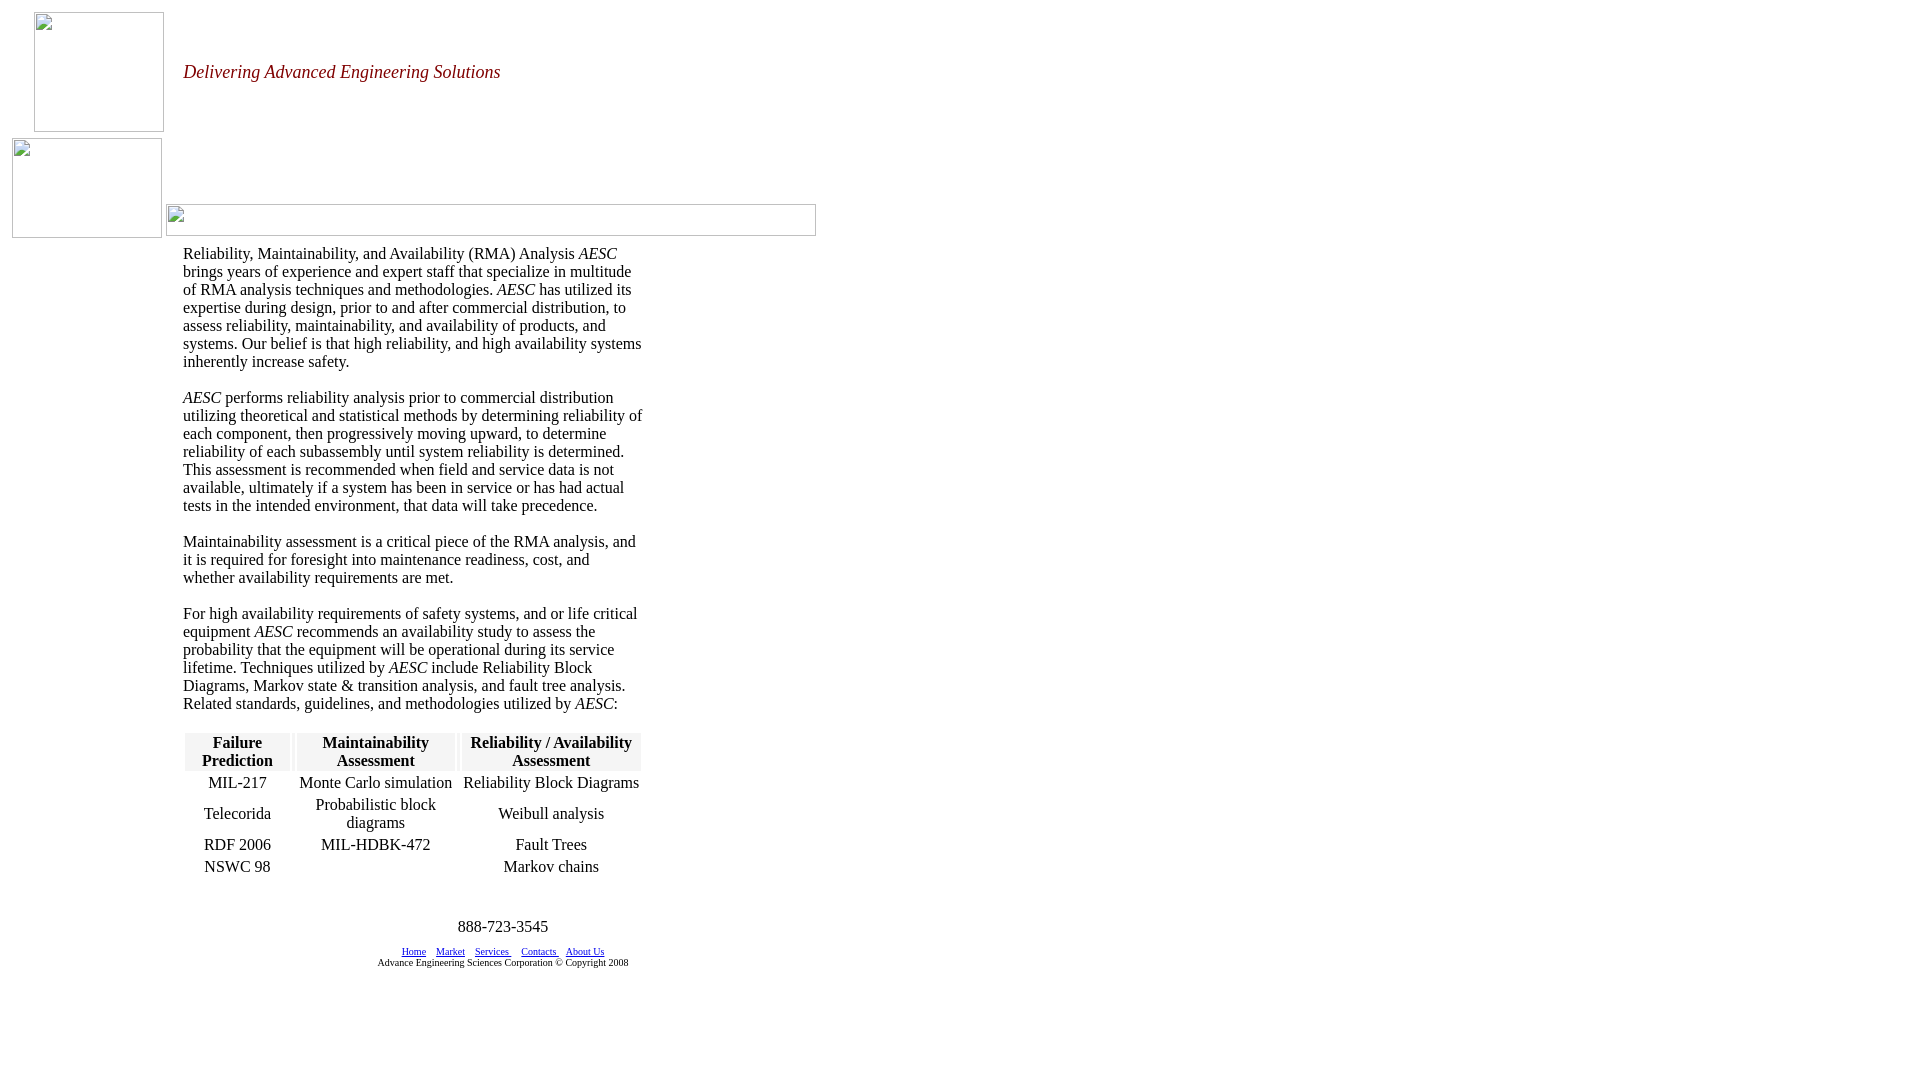 The image size is (1920, 1080). What do you see at coordinates (412, 950) in the screenshot?
I see `'Home'` at bounding box center [412, 950].